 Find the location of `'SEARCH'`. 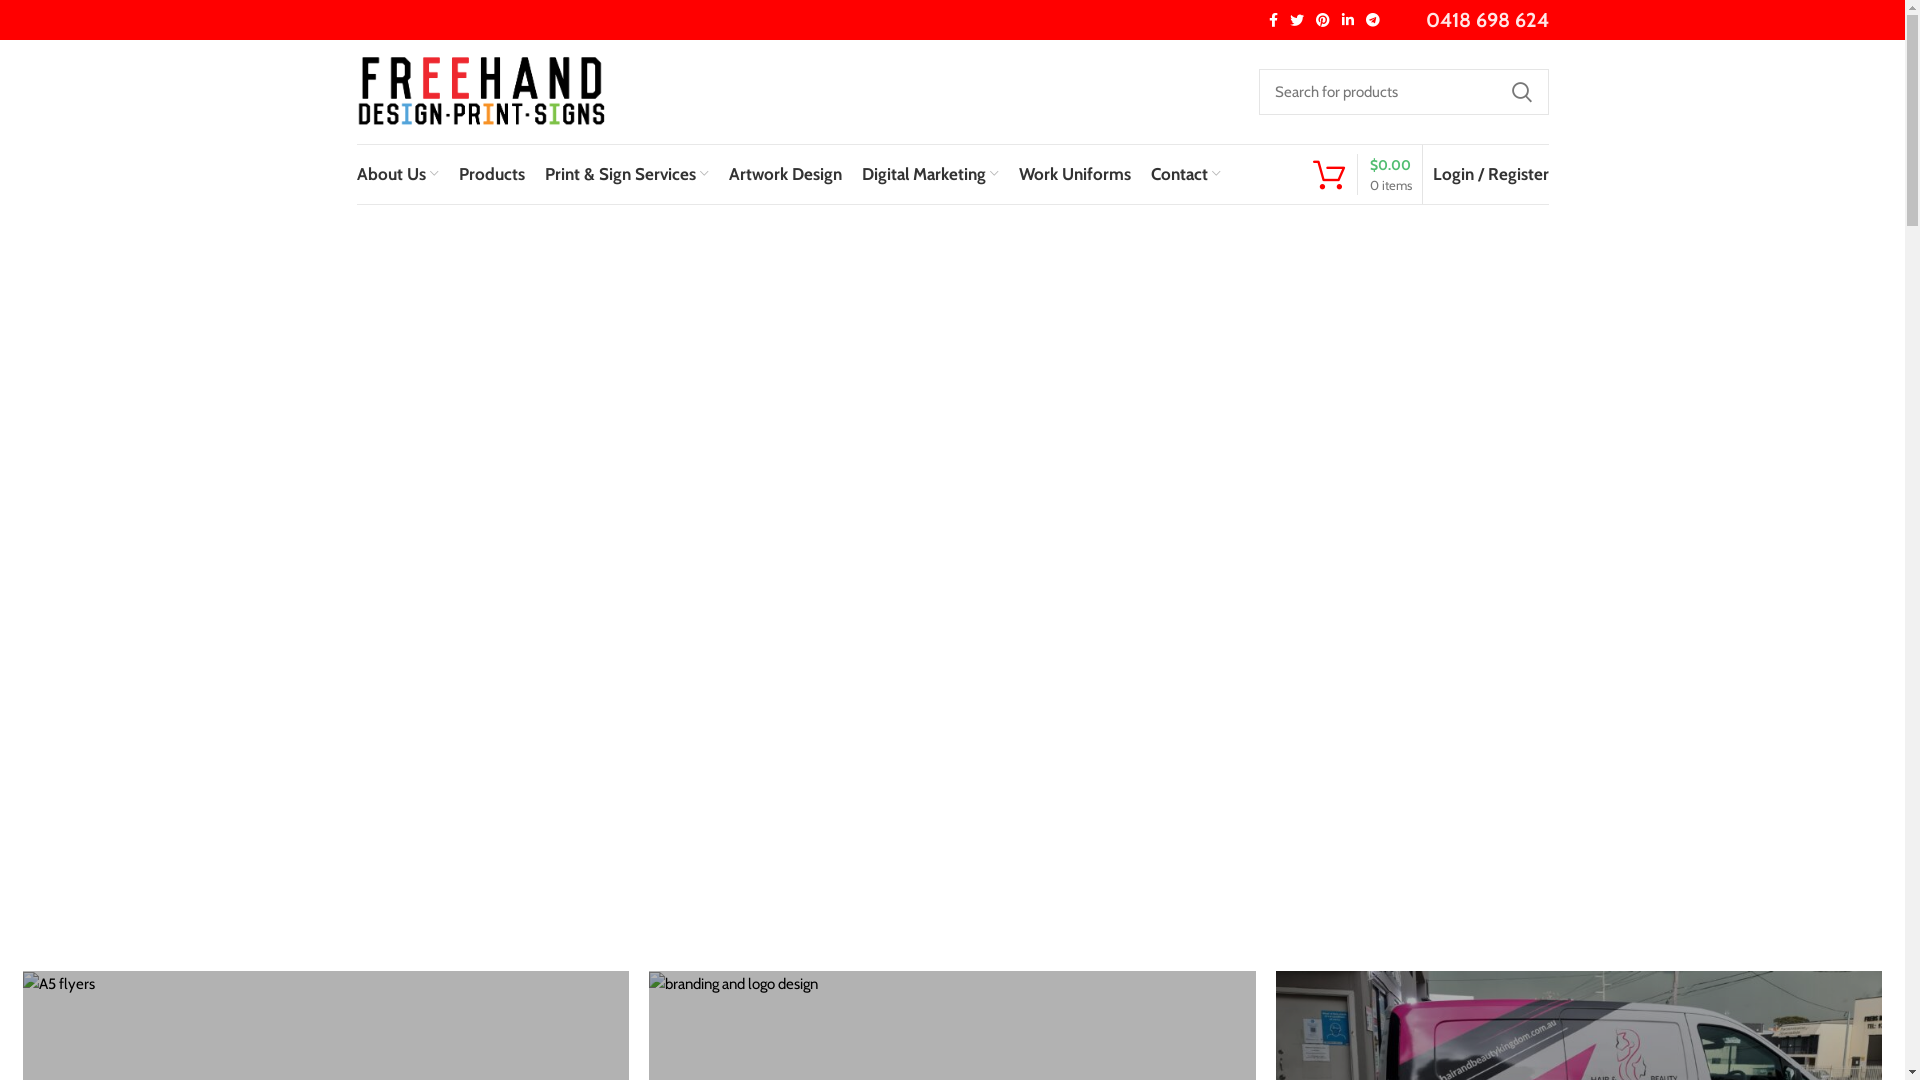

'SEARCH' is located at coordinates (1520, 92).